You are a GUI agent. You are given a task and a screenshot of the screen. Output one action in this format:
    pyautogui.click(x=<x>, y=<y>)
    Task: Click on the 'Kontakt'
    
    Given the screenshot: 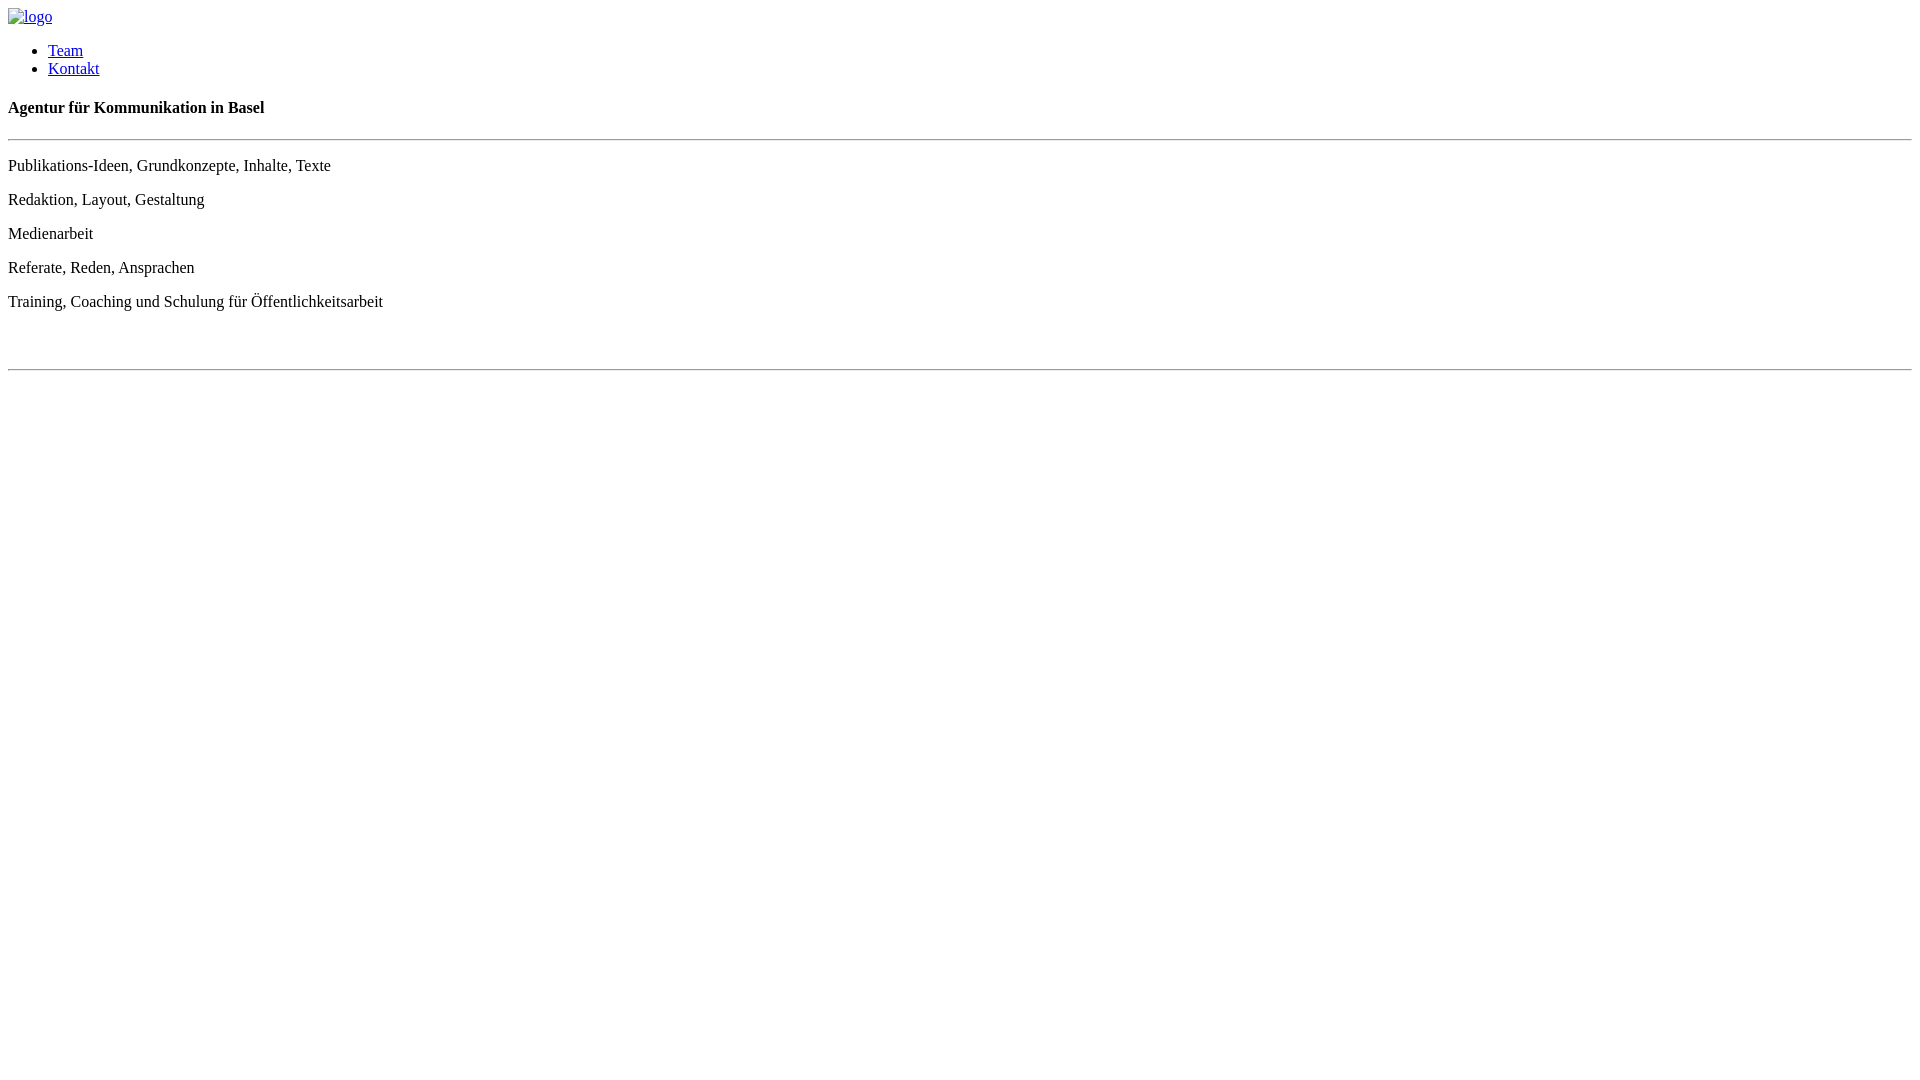 What is the action you would take?
    pyautogui.click(x=73, y=67)
    